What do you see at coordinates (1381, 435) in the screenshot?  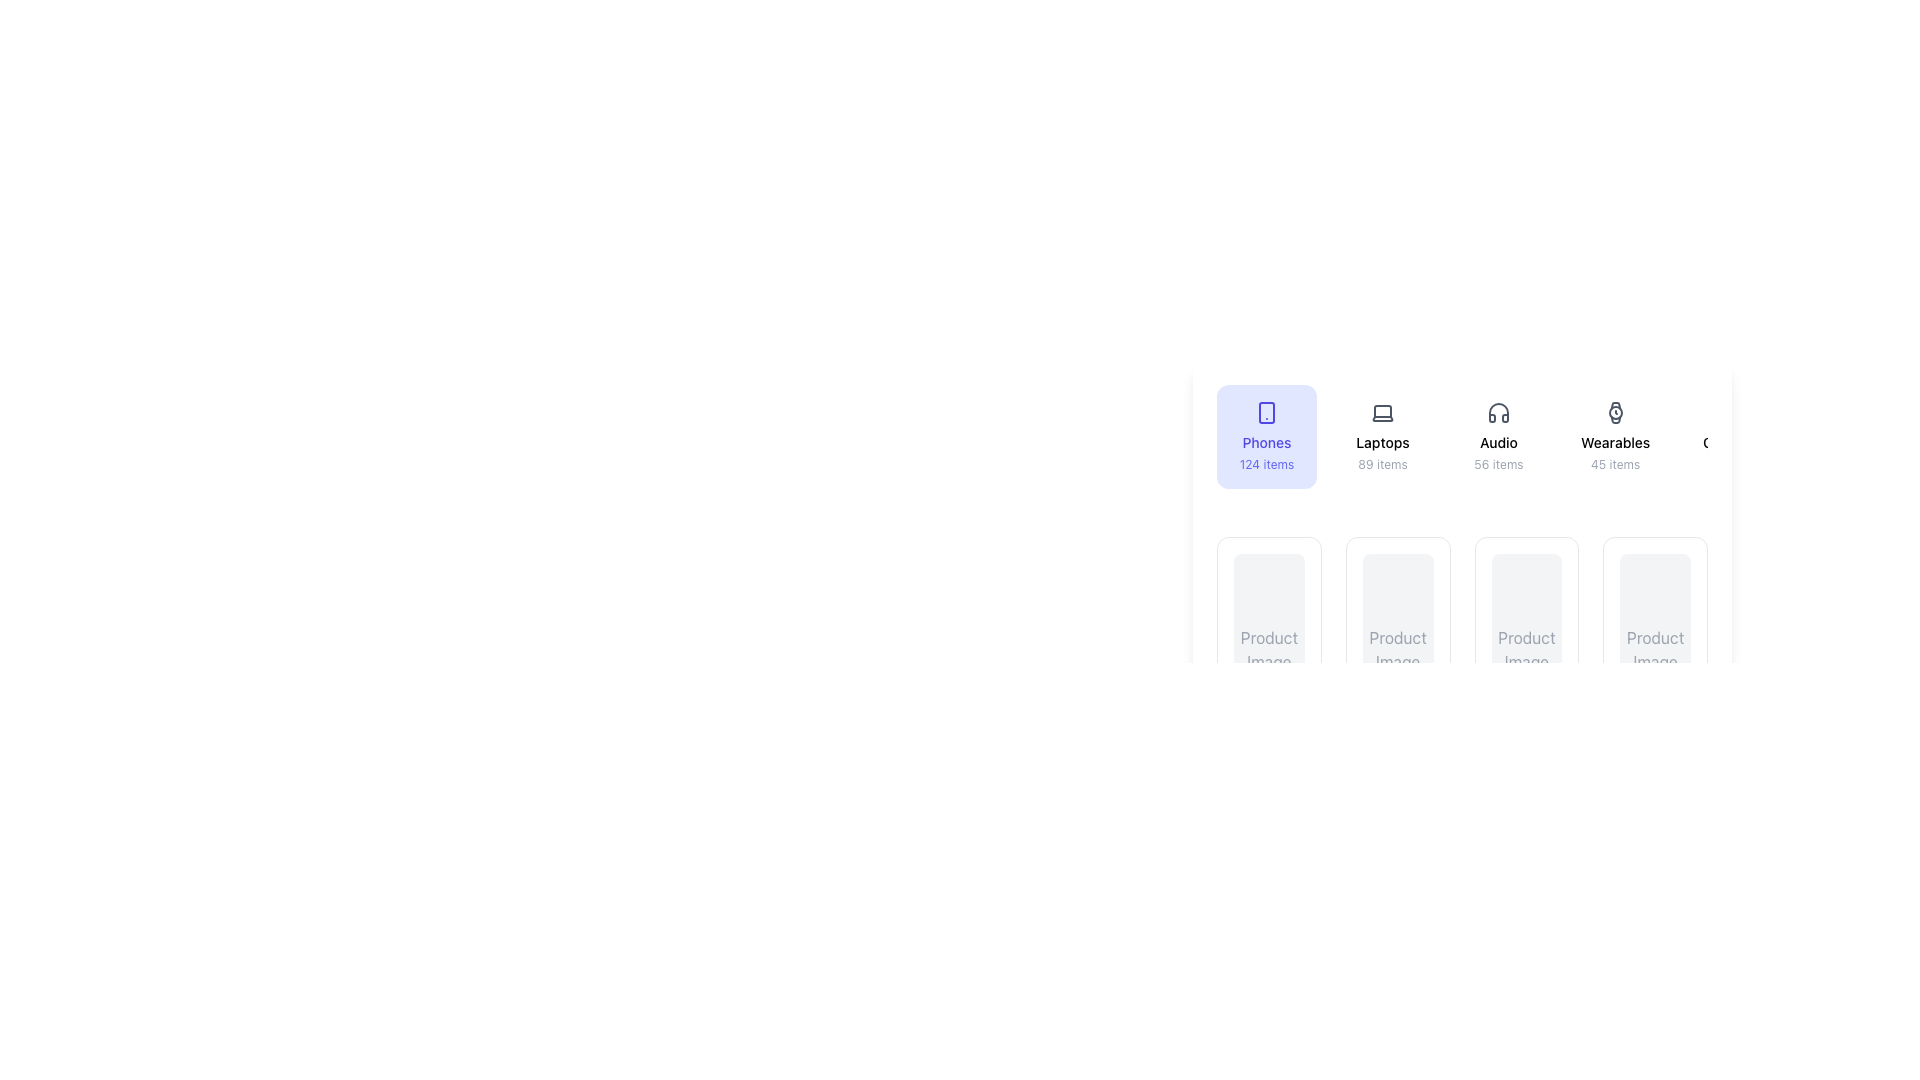 I see `the 'Laptops' category button, which is visually represented by a laptop icon above the text 'Laptops' and '89 items'` at bounding box center [1381, 435].